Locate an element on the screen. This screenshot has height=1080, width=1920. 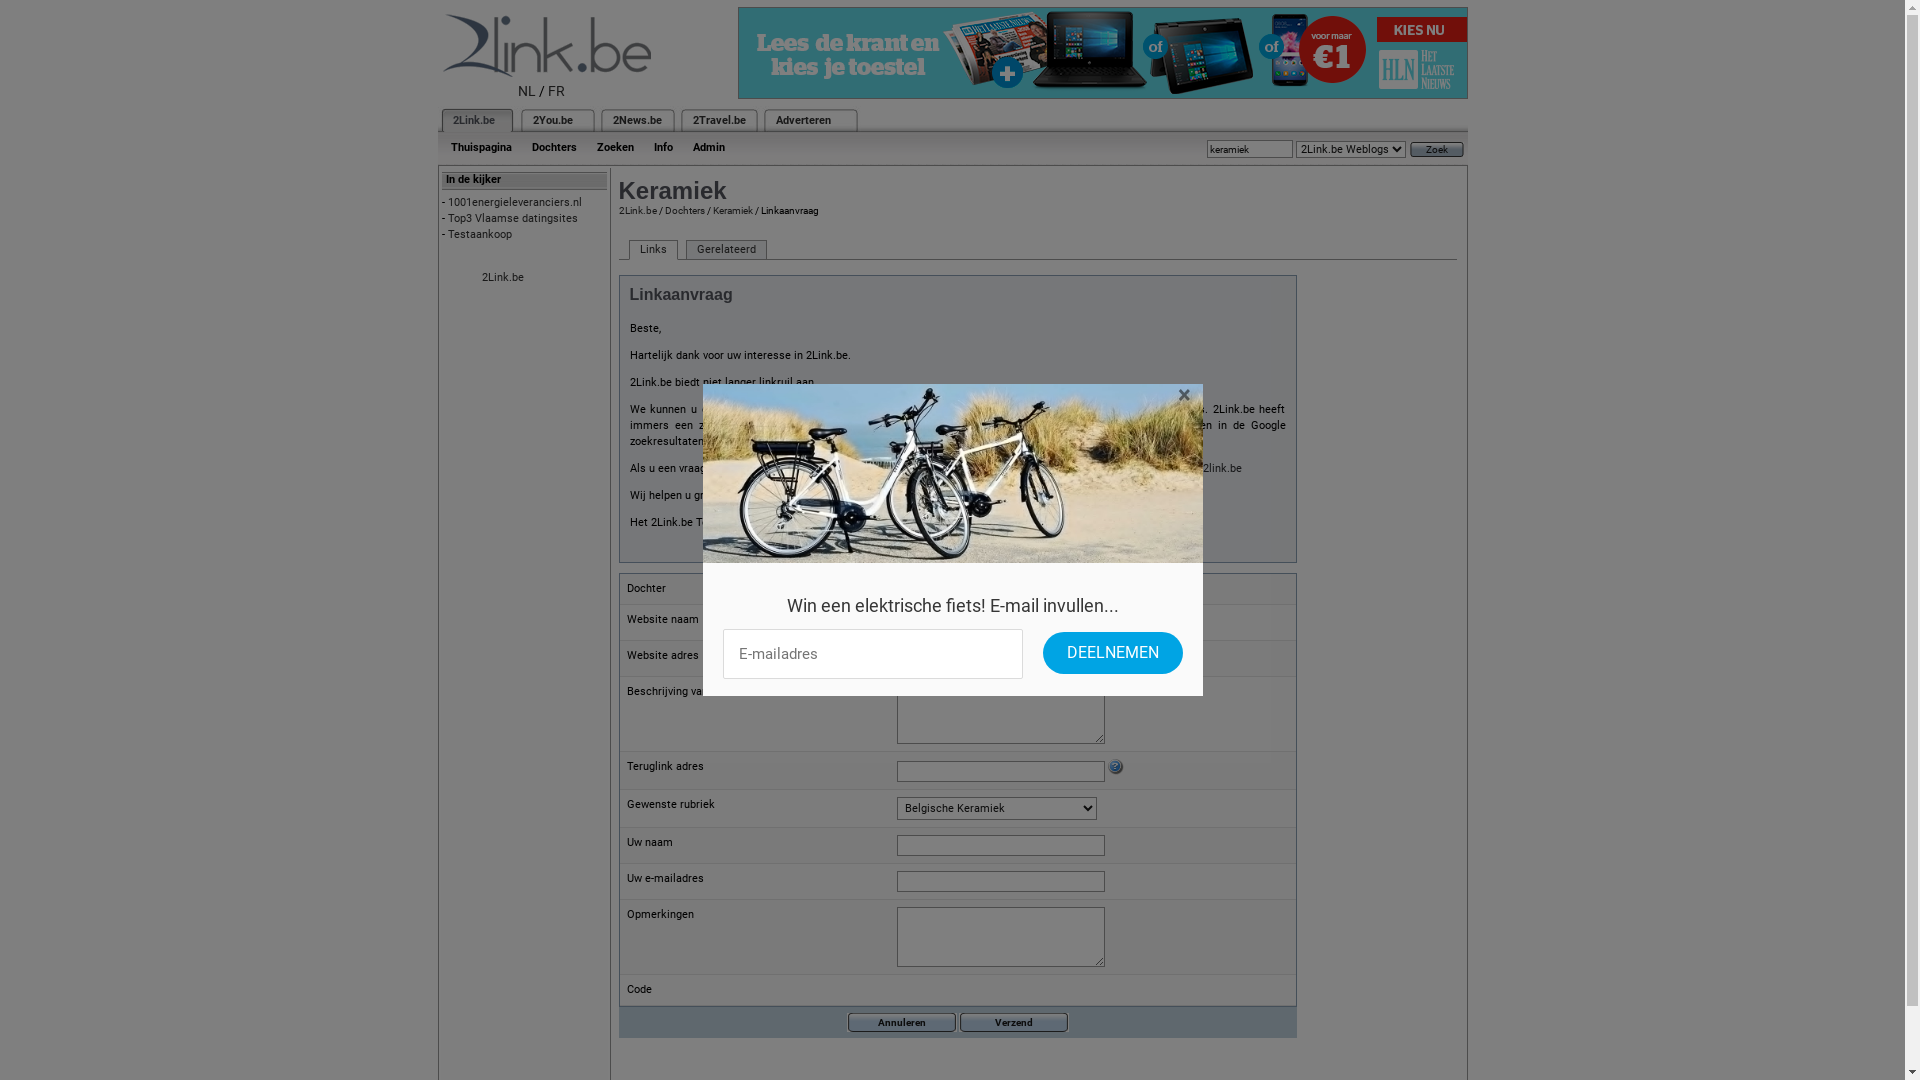
'Zoek' is located at coordinates (1409, 148).